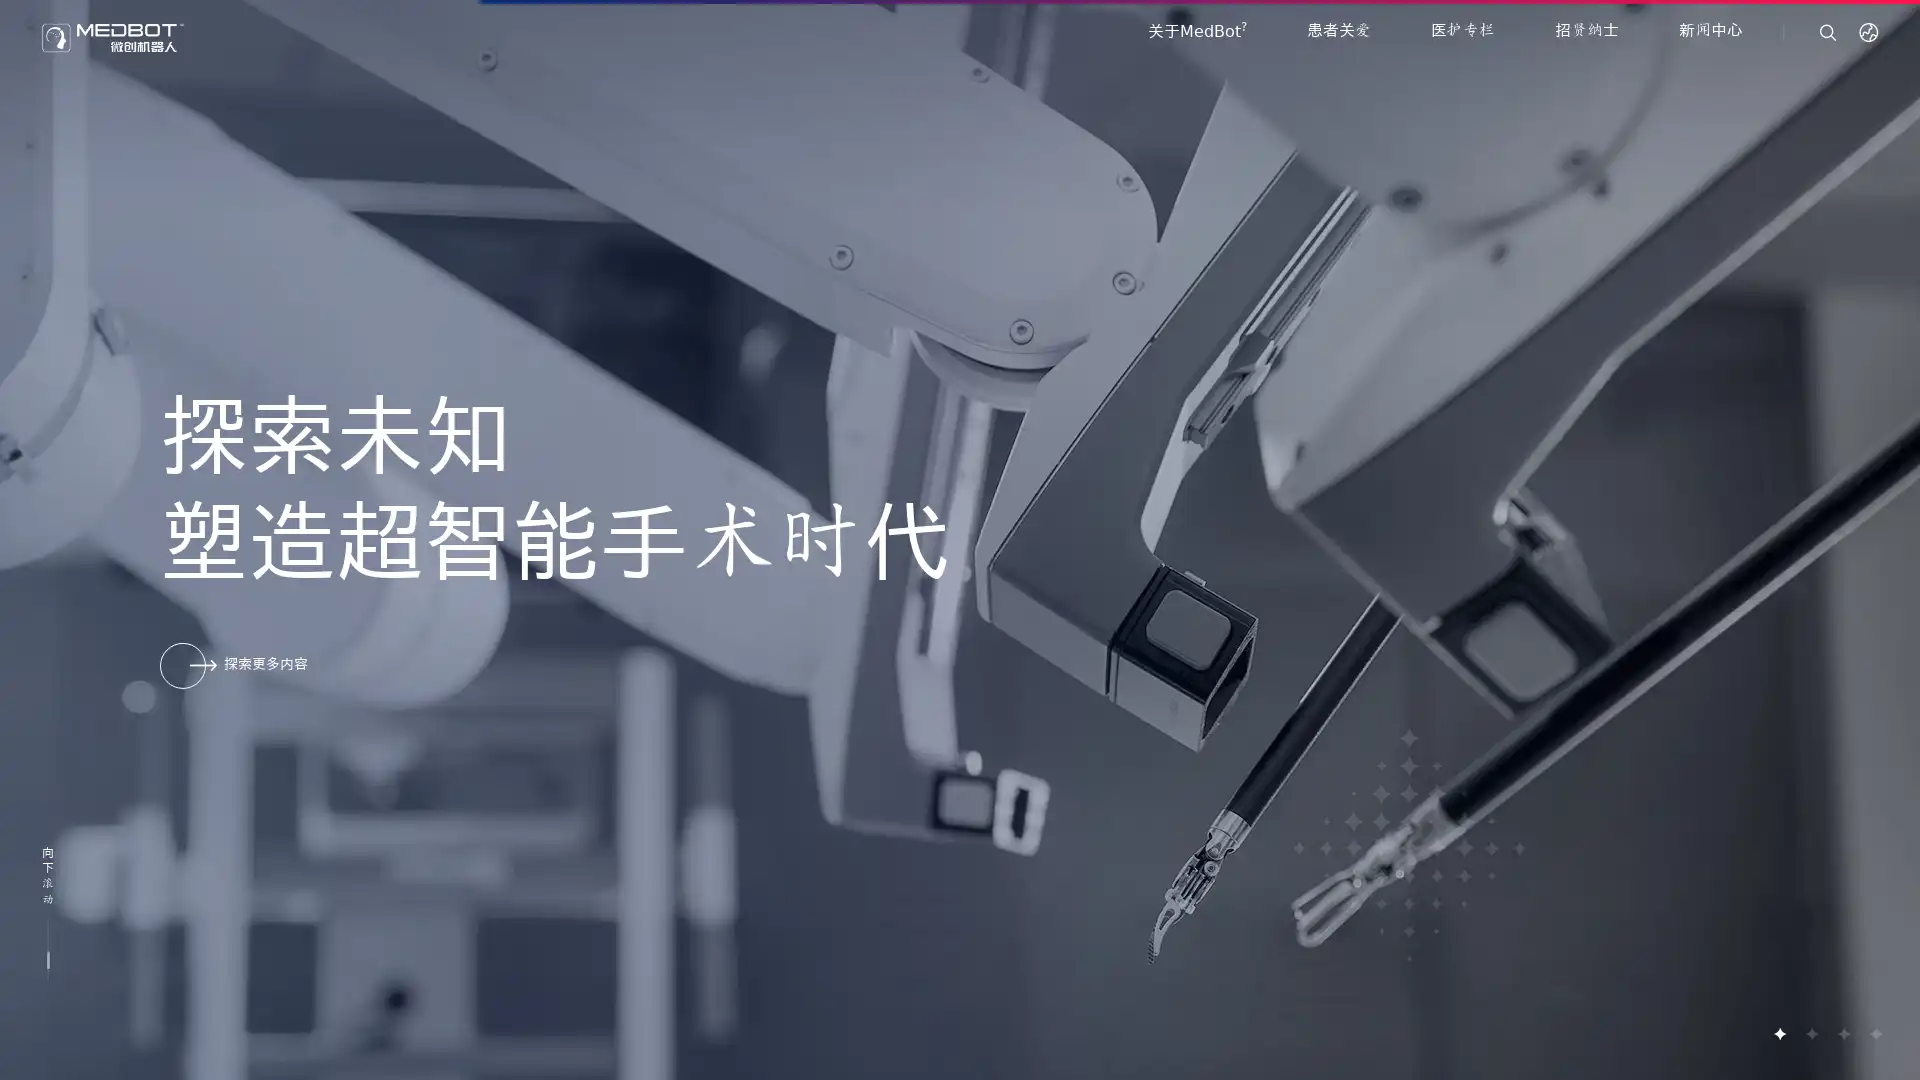  Describe the element at coordinates (1874, 1033) in the screenshot. I see `Go to slide 4` at that location.